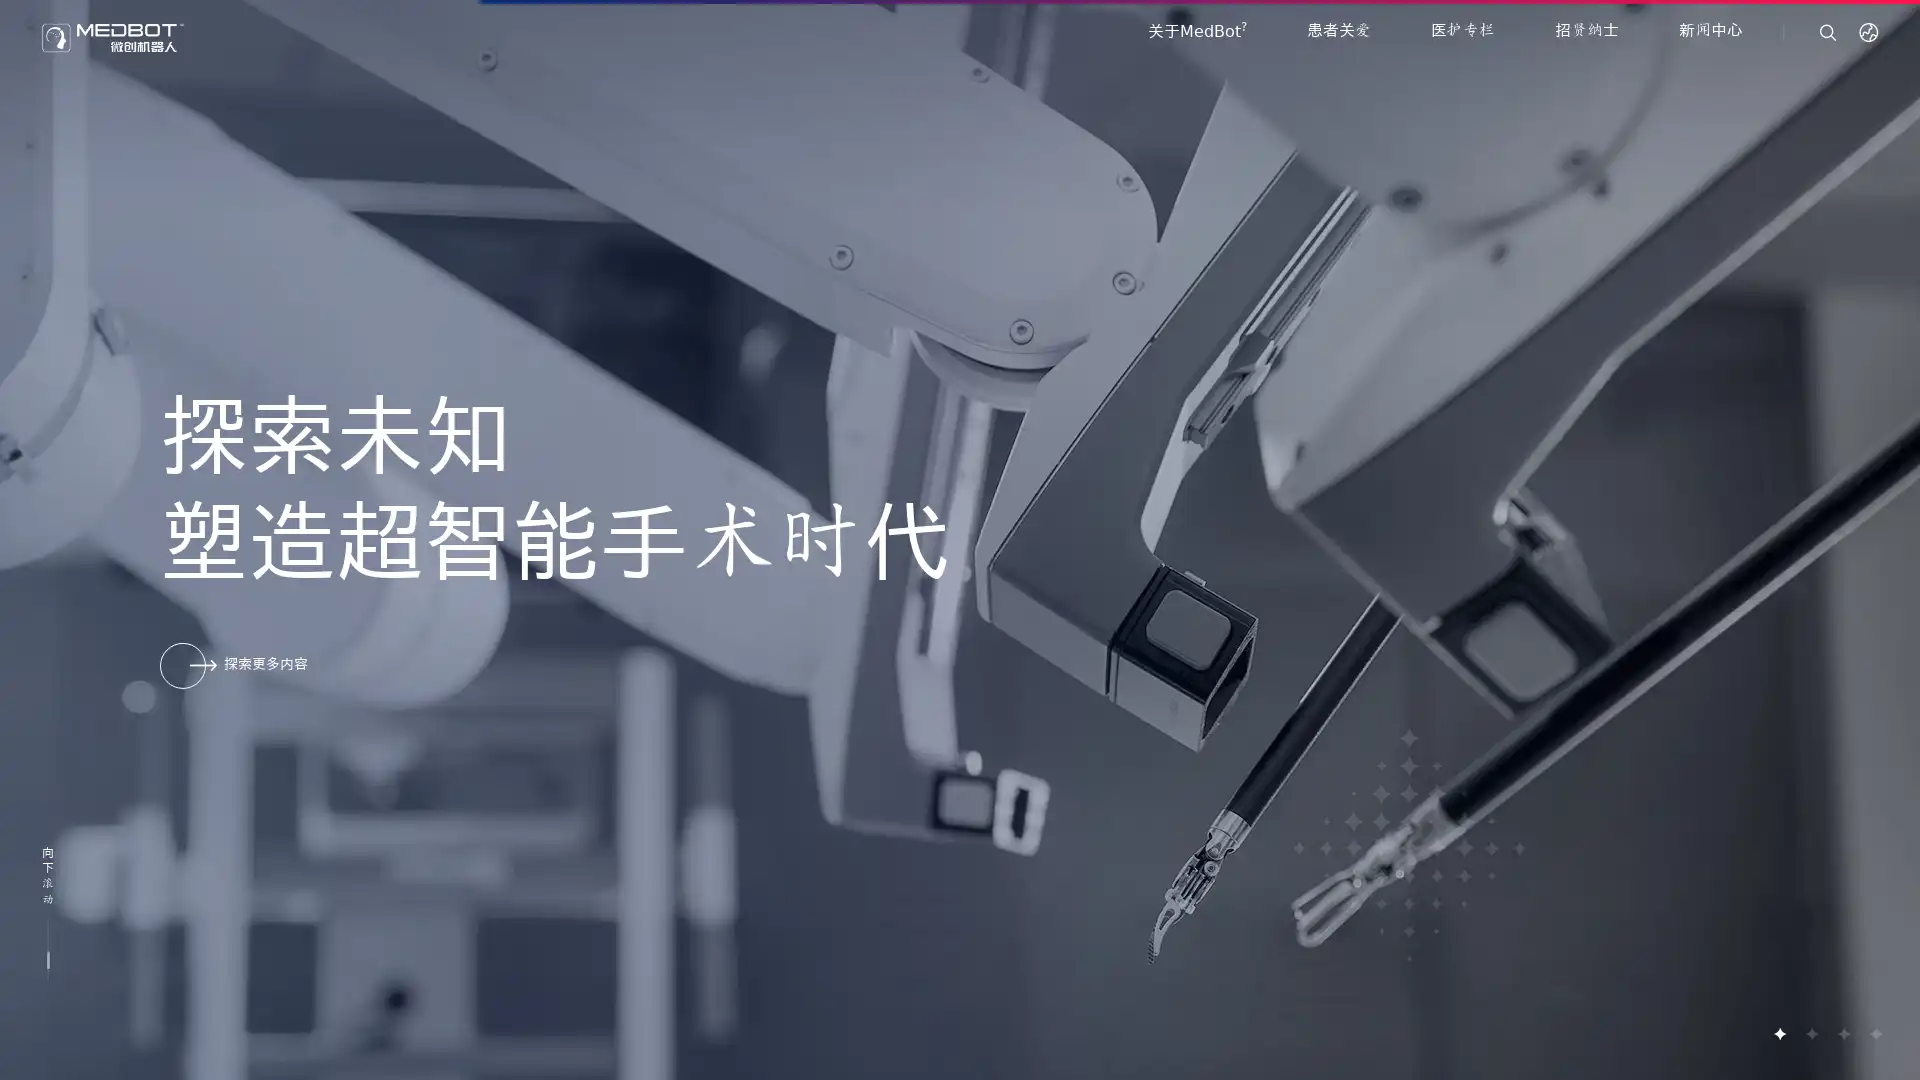  Describe the element at coordinates (1874, 1033) in the screenshot. I see `Go to slide 4` at that location.